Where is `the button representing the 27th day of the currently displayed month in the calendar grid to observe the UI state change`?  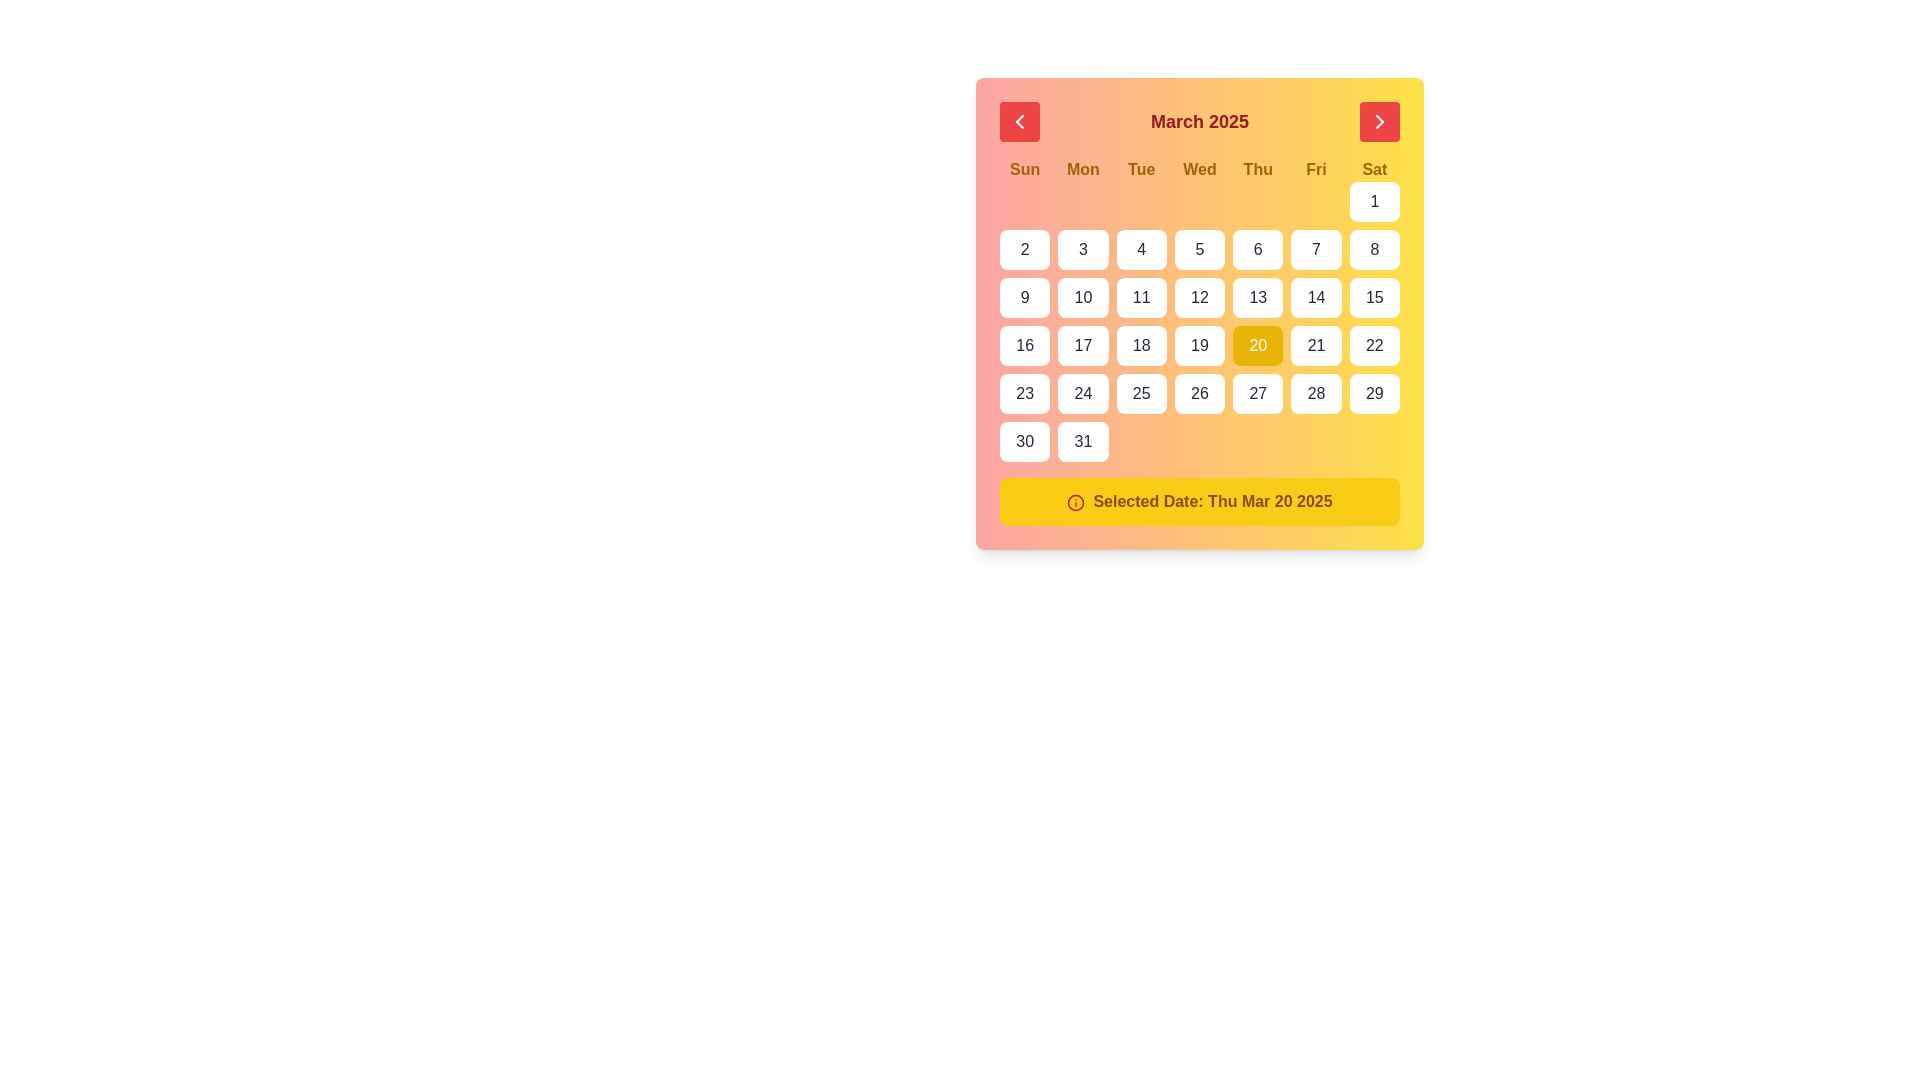 the button representing the 27th day of the currently displayed month in the calendar grid to observe the UI state change is located at coordinates (1257, 393).